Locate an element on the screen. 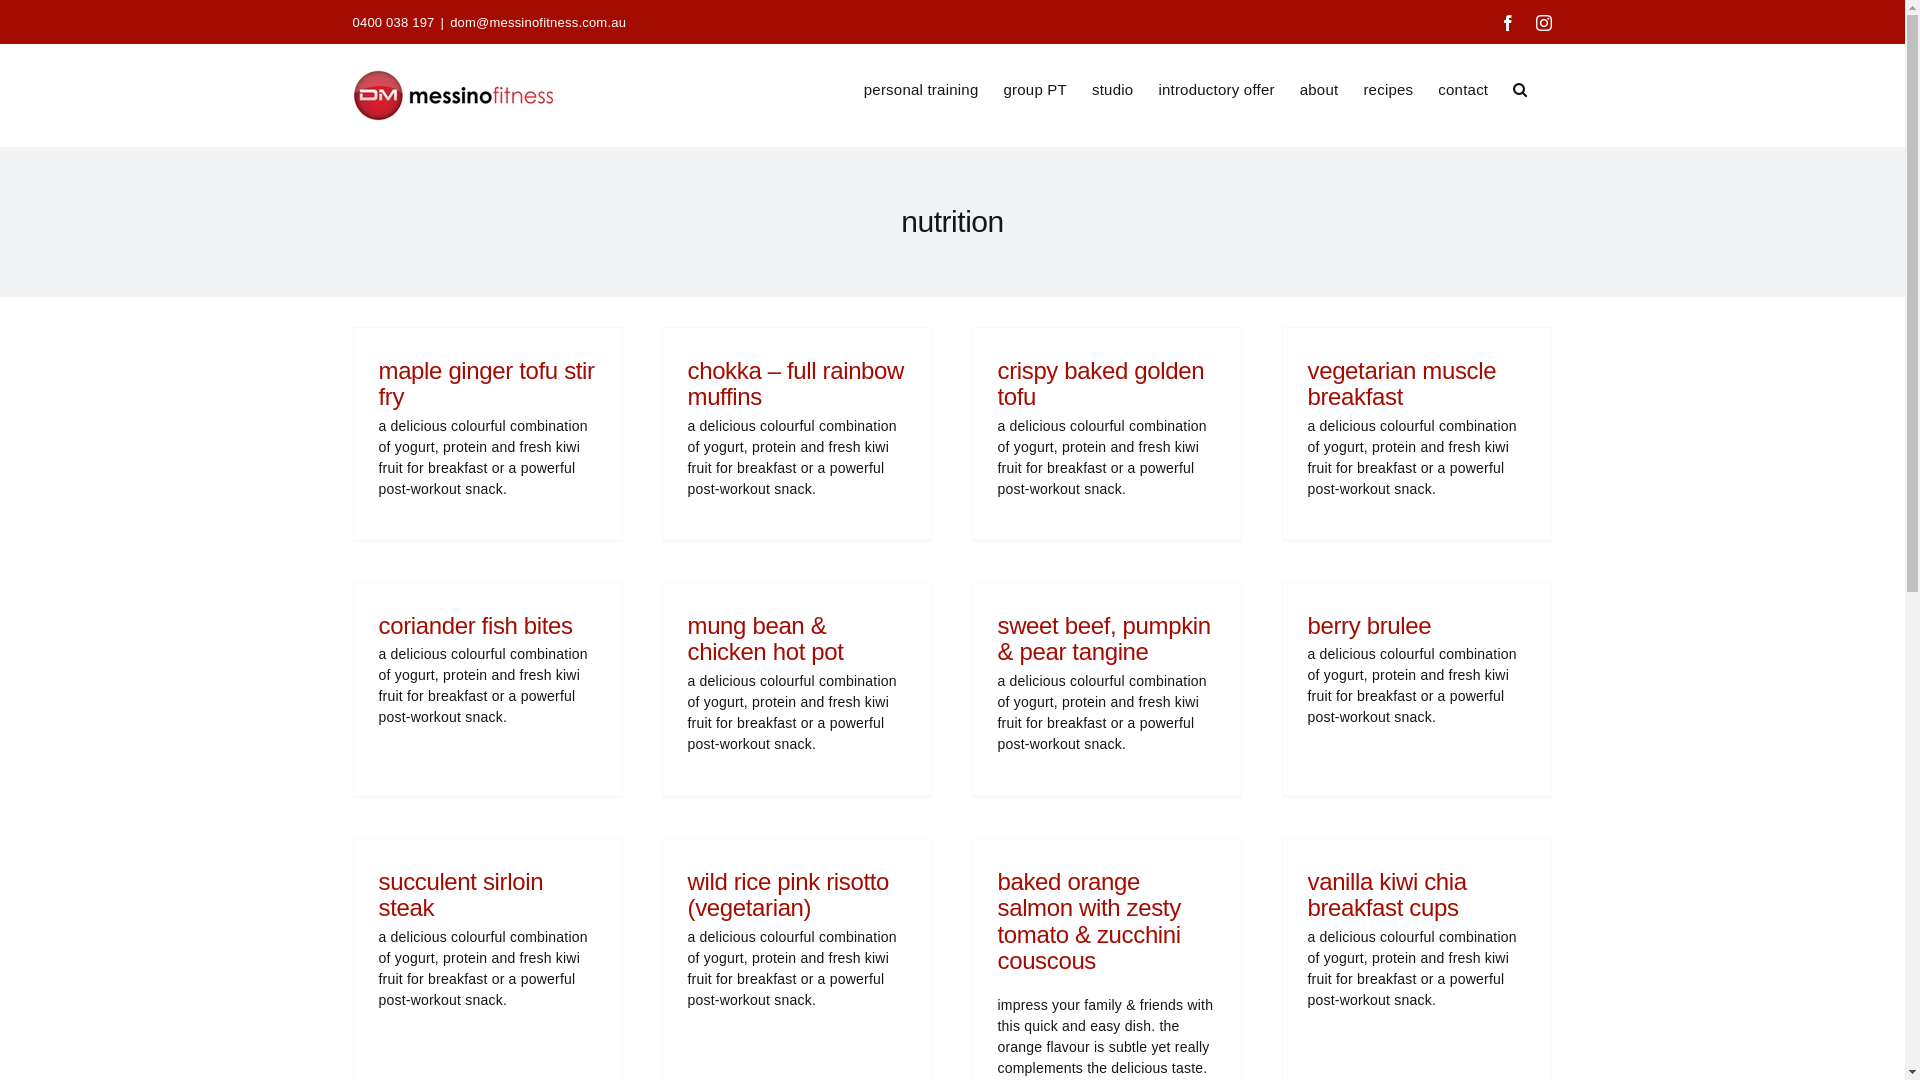 The image size is (1920, 1080). 'vanilla kiwi chia breakfast cups' is located at coordinates (1386, 893).